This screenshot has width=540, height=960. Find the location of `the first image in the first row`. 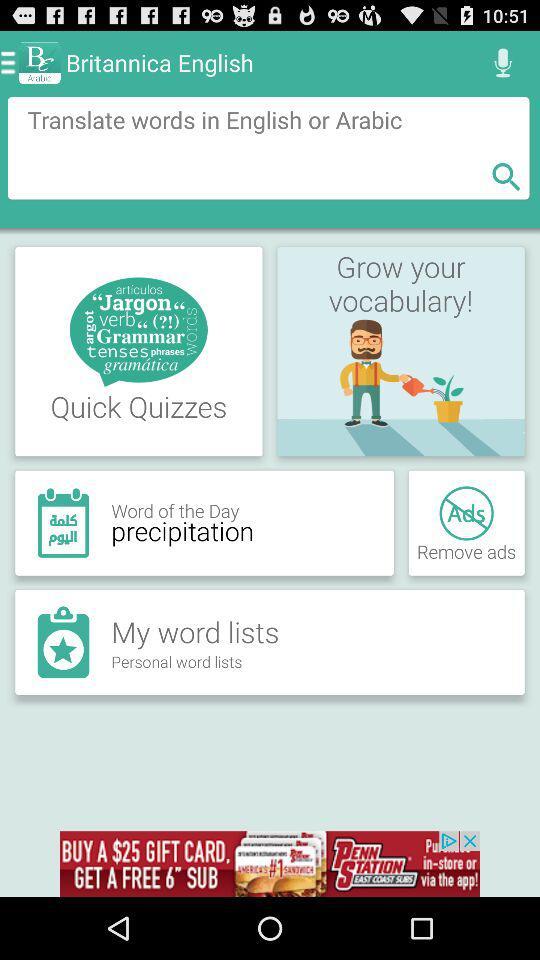

the first image in the first row is located at coordinates (137, 332).